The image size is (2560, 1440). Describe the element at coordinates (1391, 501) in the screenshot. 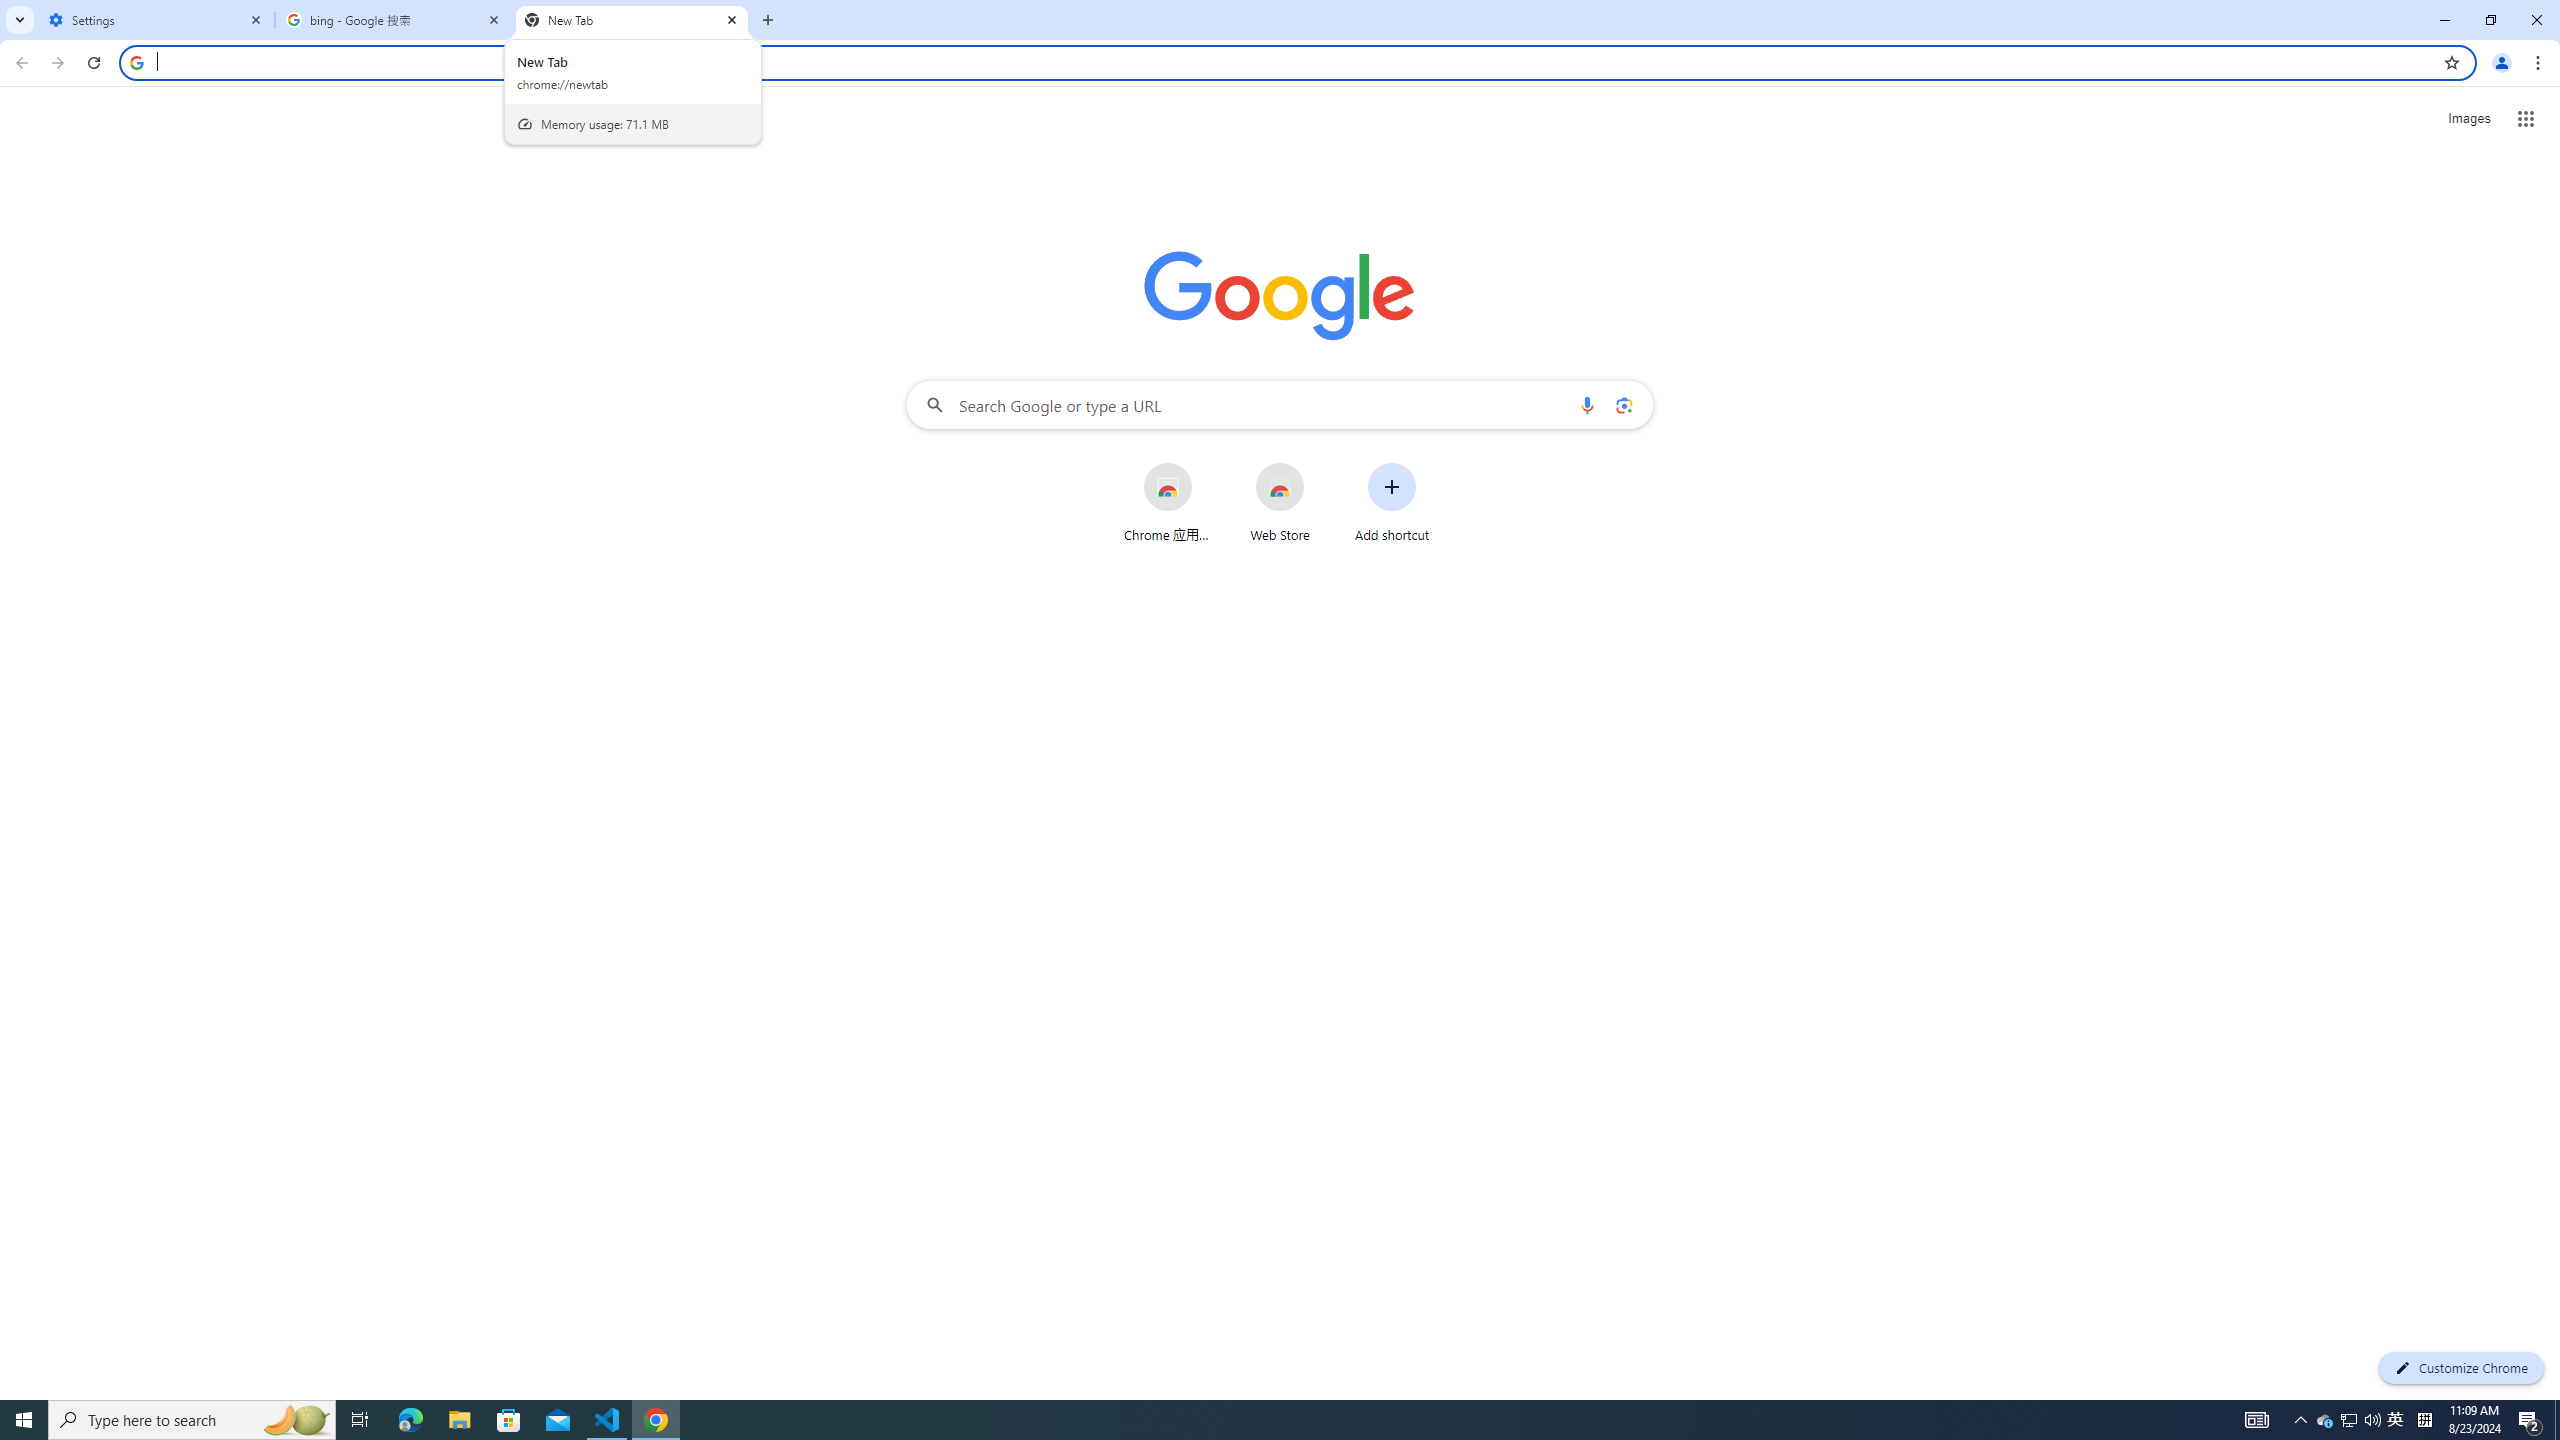

I see `'Add shortcut'` at that location.